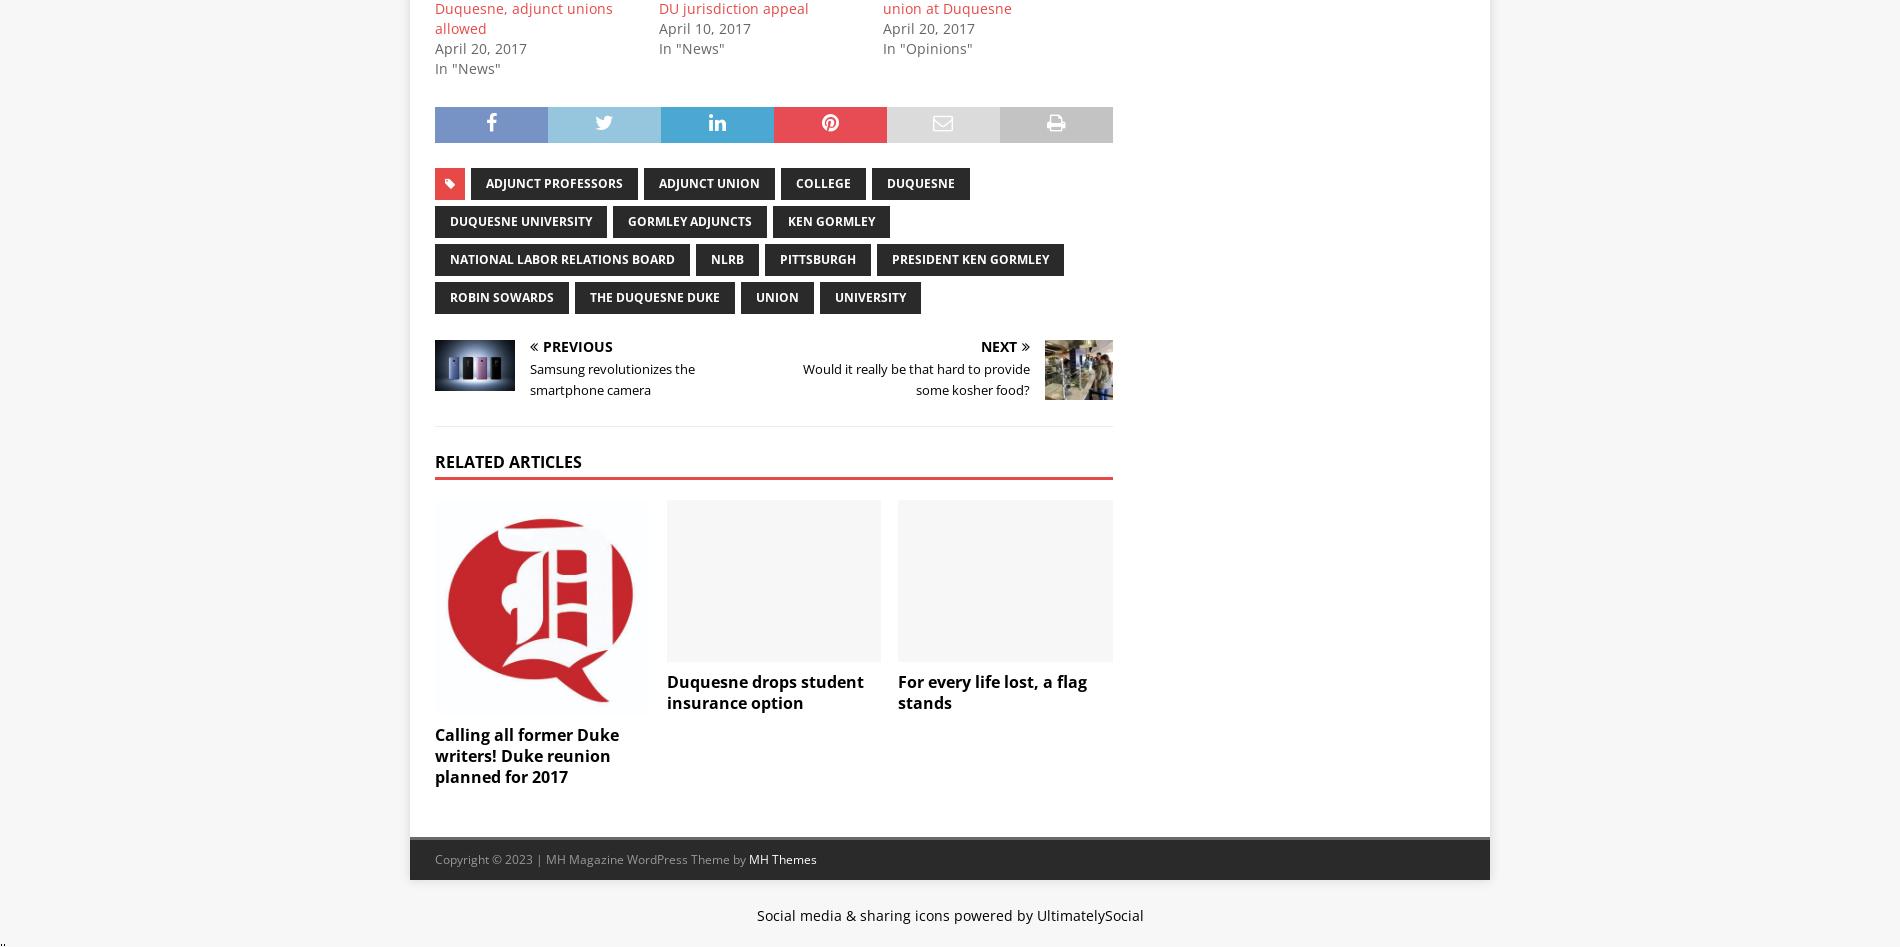 The image size is (1900, 947). Describe the element at coordinates (853, 913) in the screenshot. I see `'Social media & sharing icons'` at that location.